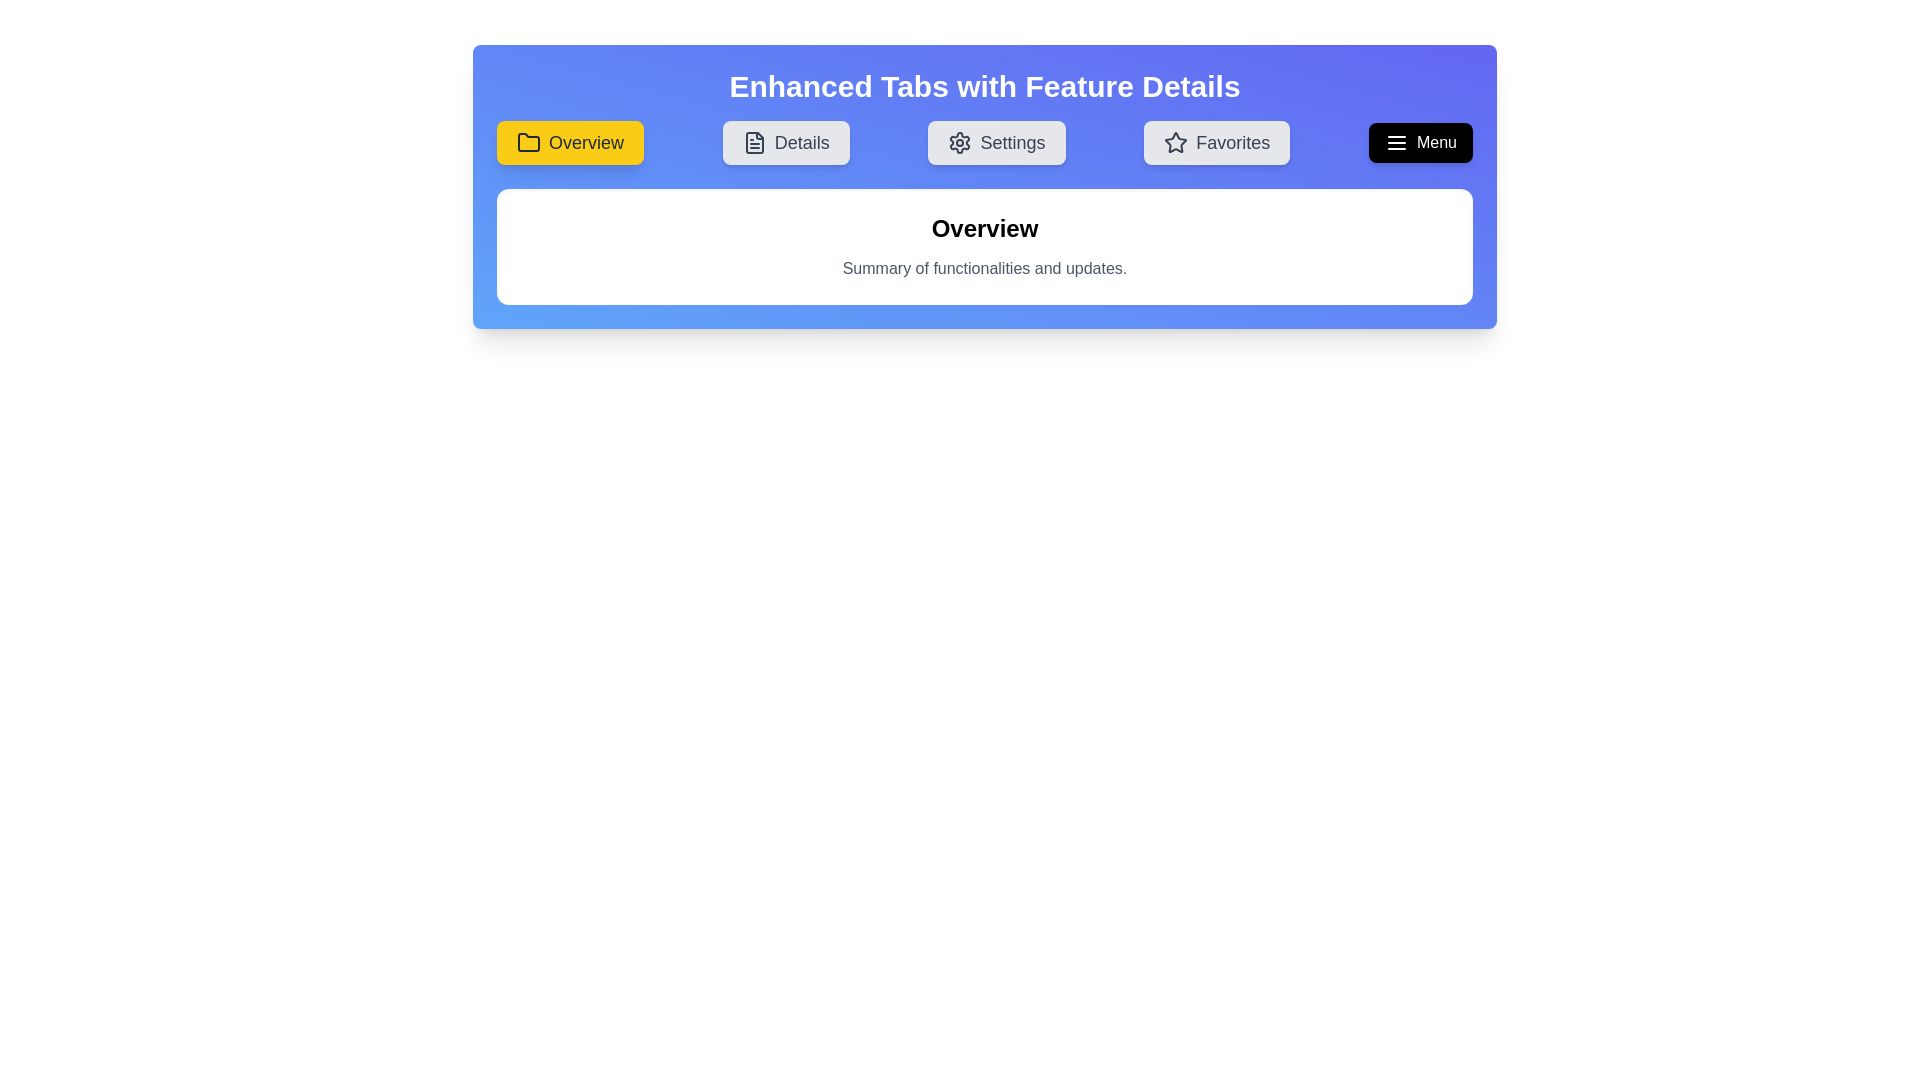 This screenshot has height=1080, width=1920. What do you see at coordinates (984, 86) in the screenshot?
I see `the header text label located at the top of the rounded blue section, which summarizes the content below and is centered above the interactive buttons` at bounding box center [984, 86].